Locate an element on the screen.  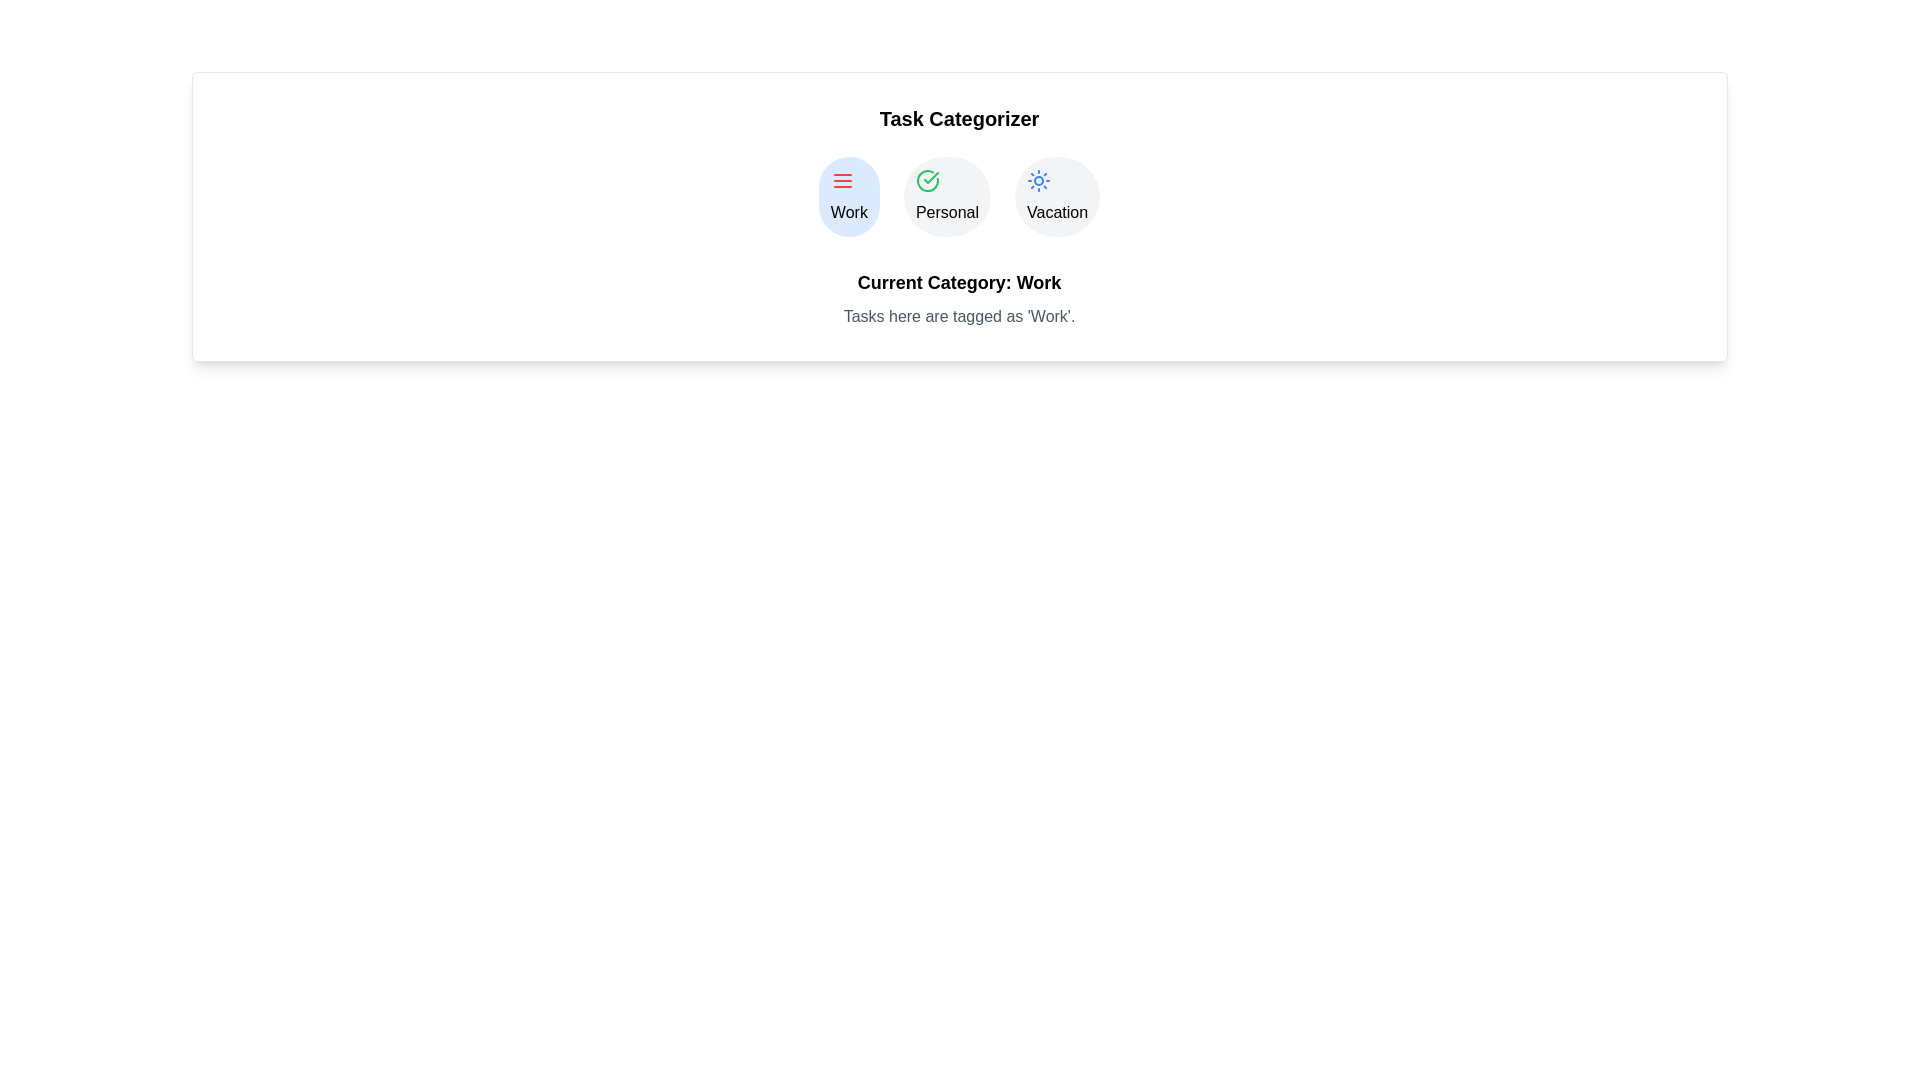
the green circular icon with a checkmark that is located inside the 'Personal' category button, the second button from the left in the category navigation component is located at coordinates (926, 181).